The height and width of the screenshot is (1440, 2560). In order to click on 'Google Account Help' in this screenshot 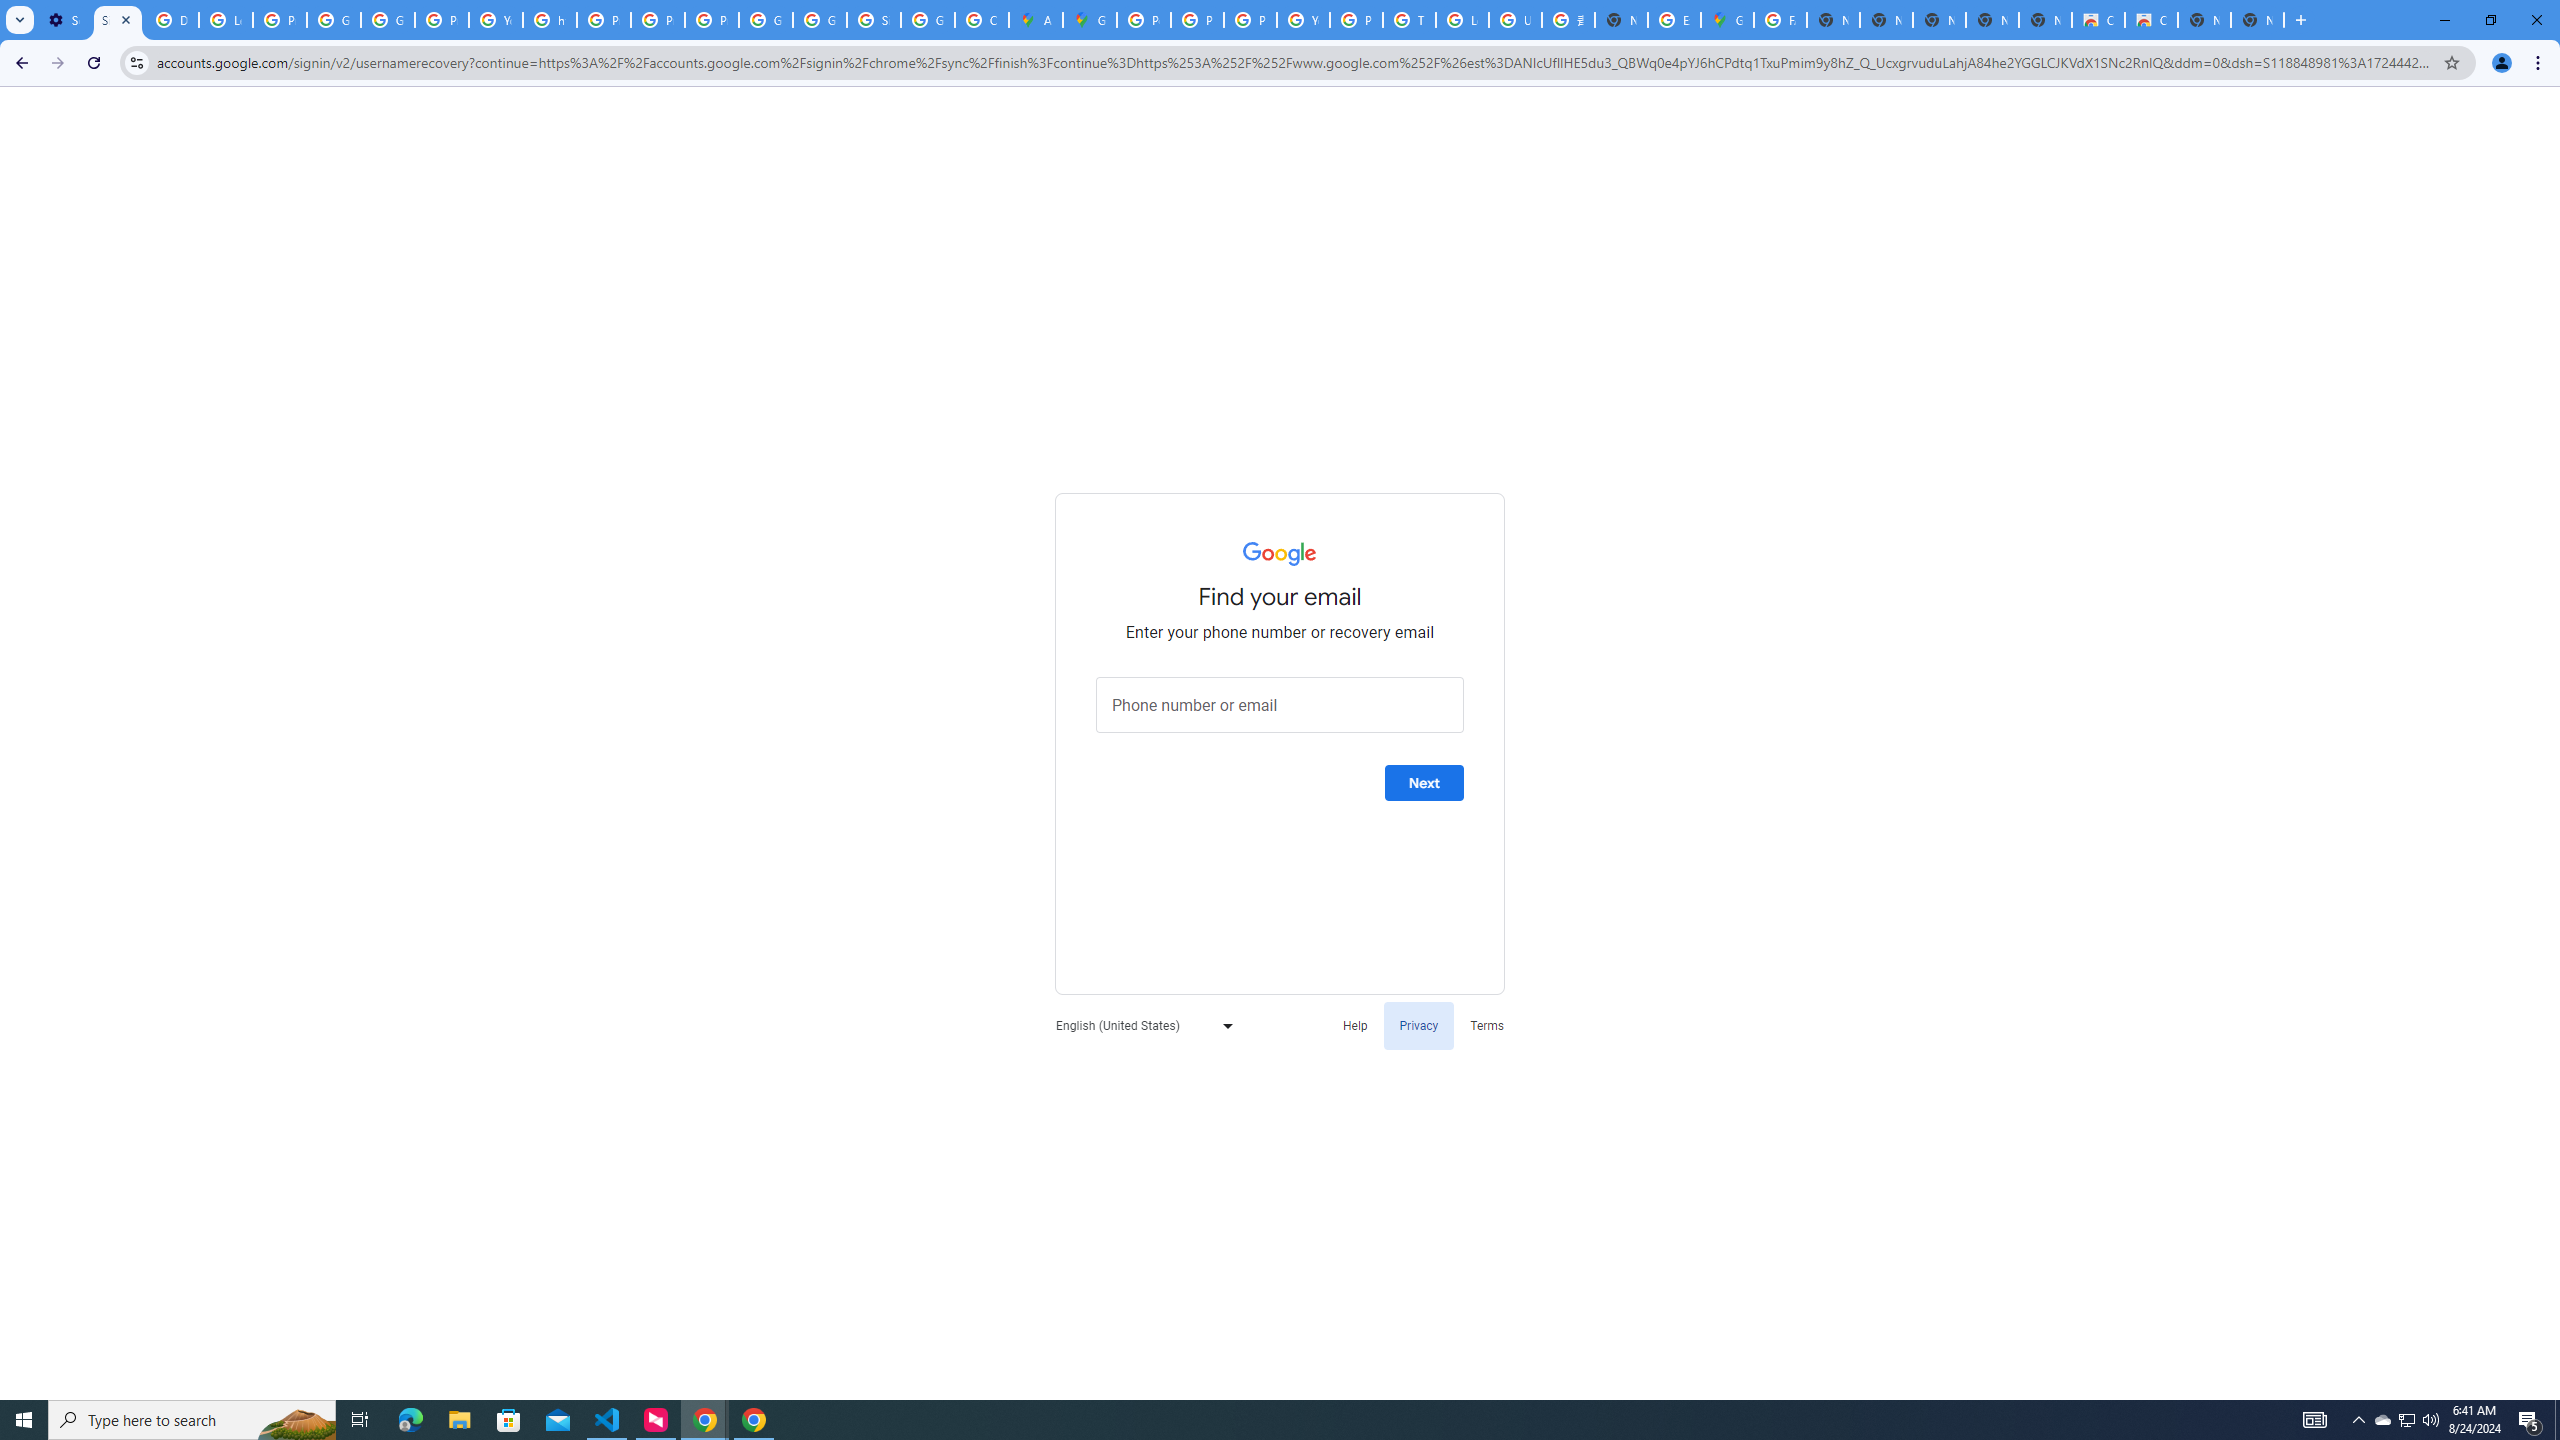, I will do `click(334, 19)`.